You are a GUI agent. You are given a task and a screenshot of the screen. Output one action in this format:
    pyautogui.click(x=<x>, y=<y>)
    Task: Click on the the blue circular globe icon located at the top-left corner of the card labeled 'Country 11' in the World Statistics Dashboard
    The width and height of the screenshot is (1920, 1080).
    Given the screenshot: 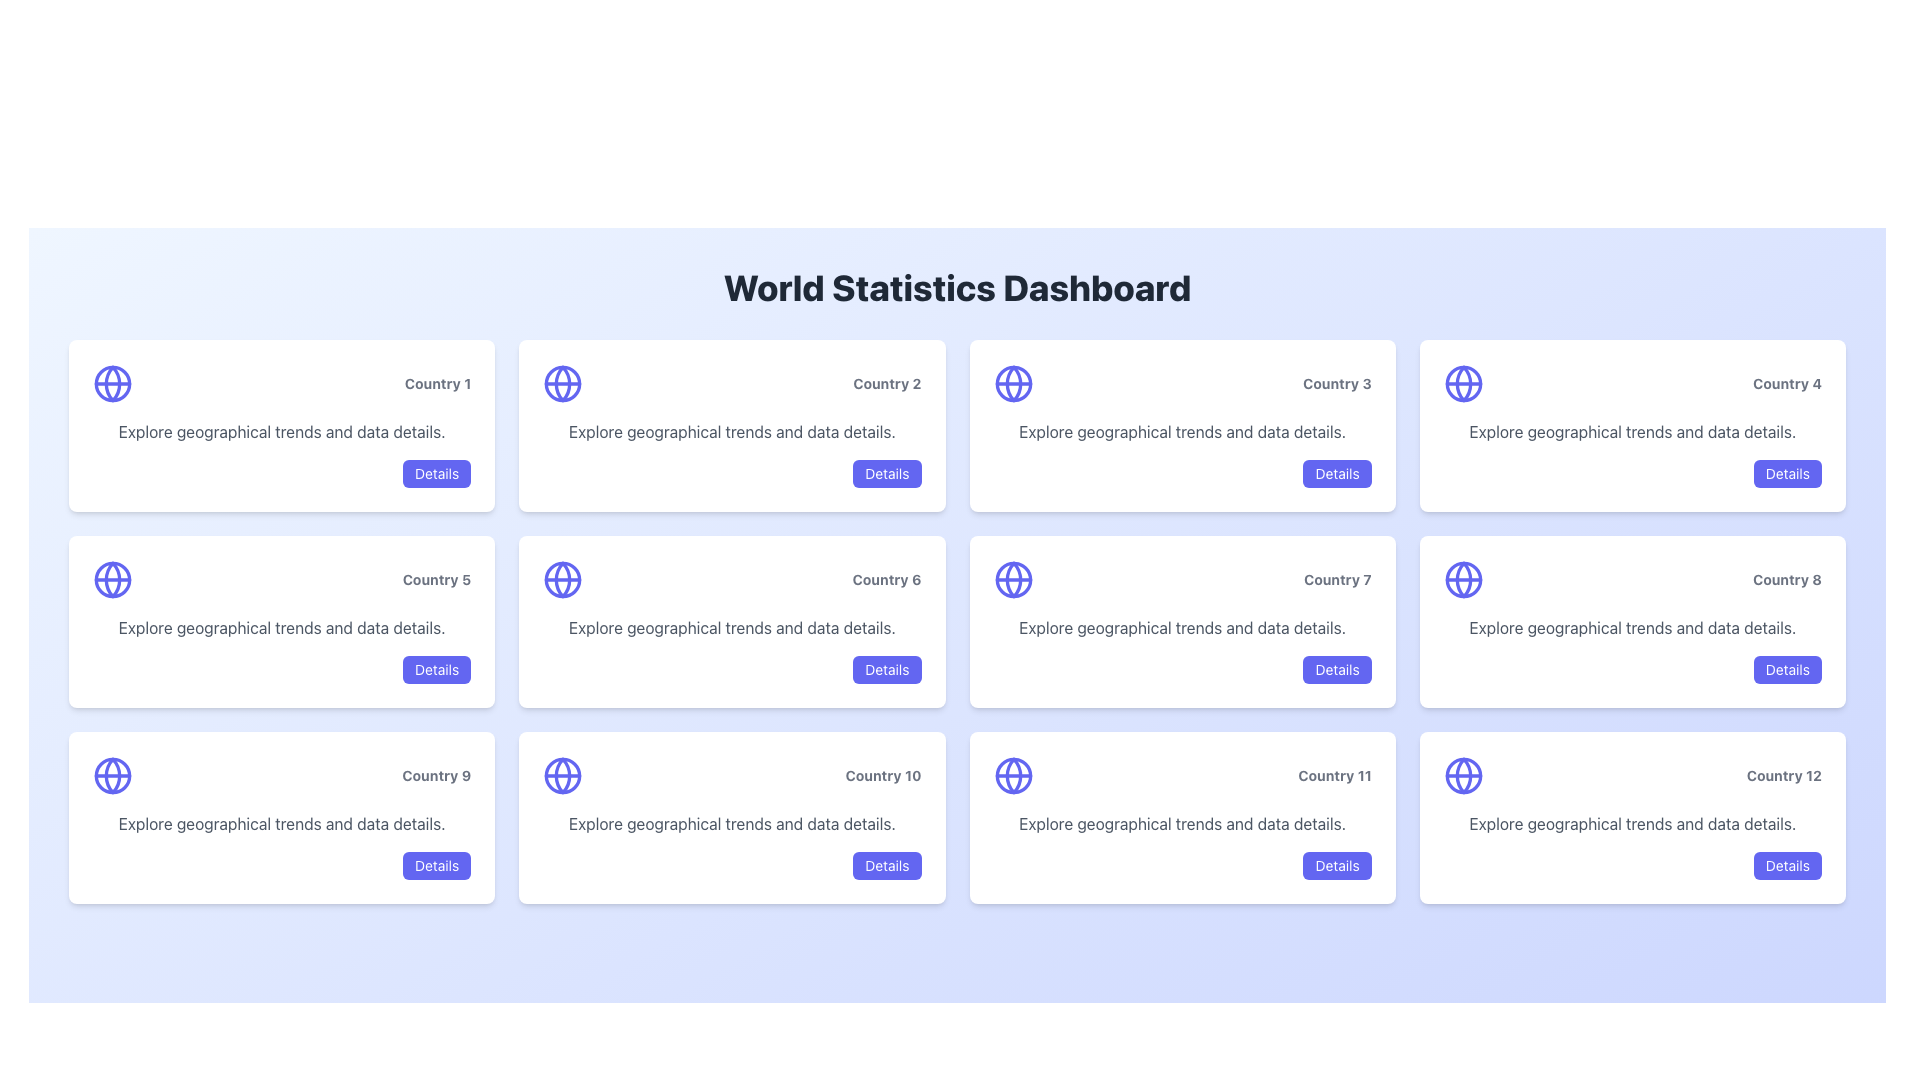 What is the action you would take?
    pyautogui.click(x=1013, y=774)
    